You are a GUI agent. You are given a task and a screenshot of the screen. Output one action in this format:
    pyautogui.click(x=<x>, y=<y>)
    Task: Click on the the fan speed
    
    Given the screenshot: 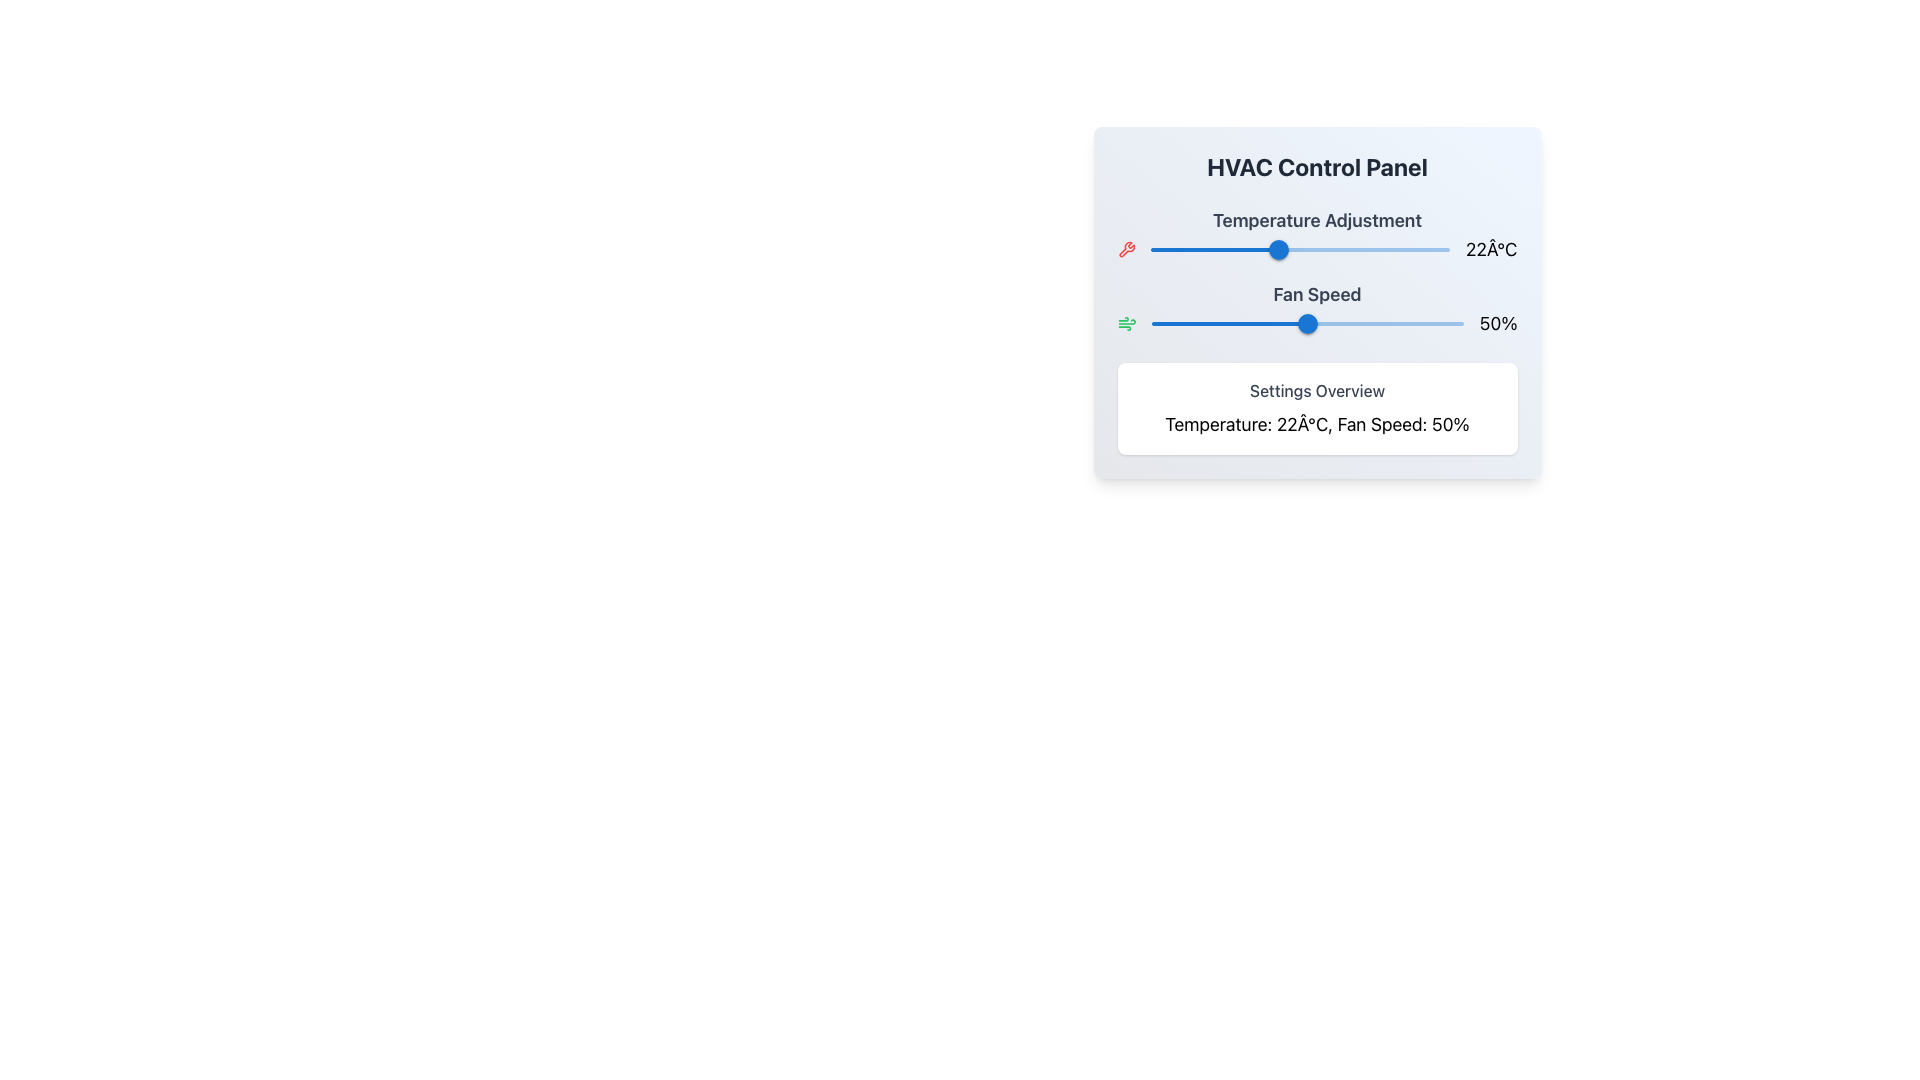 What is the action you would take?
    pyautogui.click(x=1391, y=323)
    